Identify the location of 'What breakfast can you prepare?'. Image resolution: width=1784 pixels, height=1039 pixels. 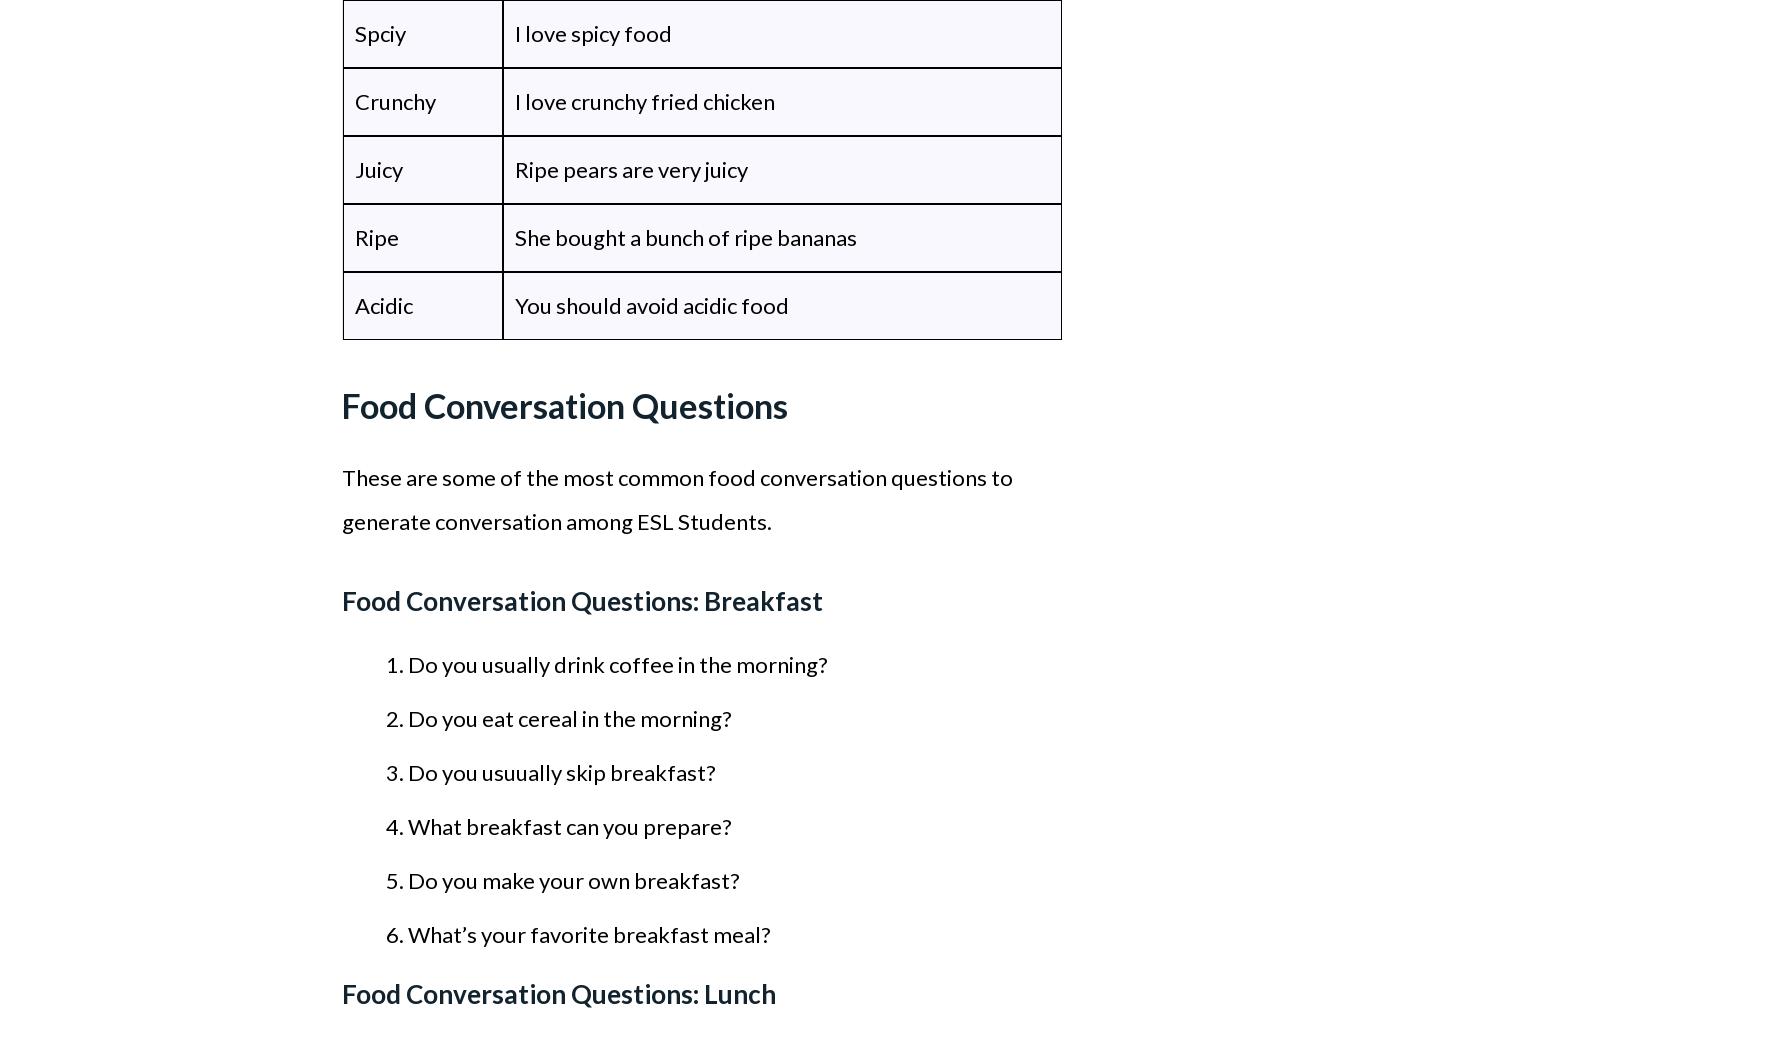
(568, 825).